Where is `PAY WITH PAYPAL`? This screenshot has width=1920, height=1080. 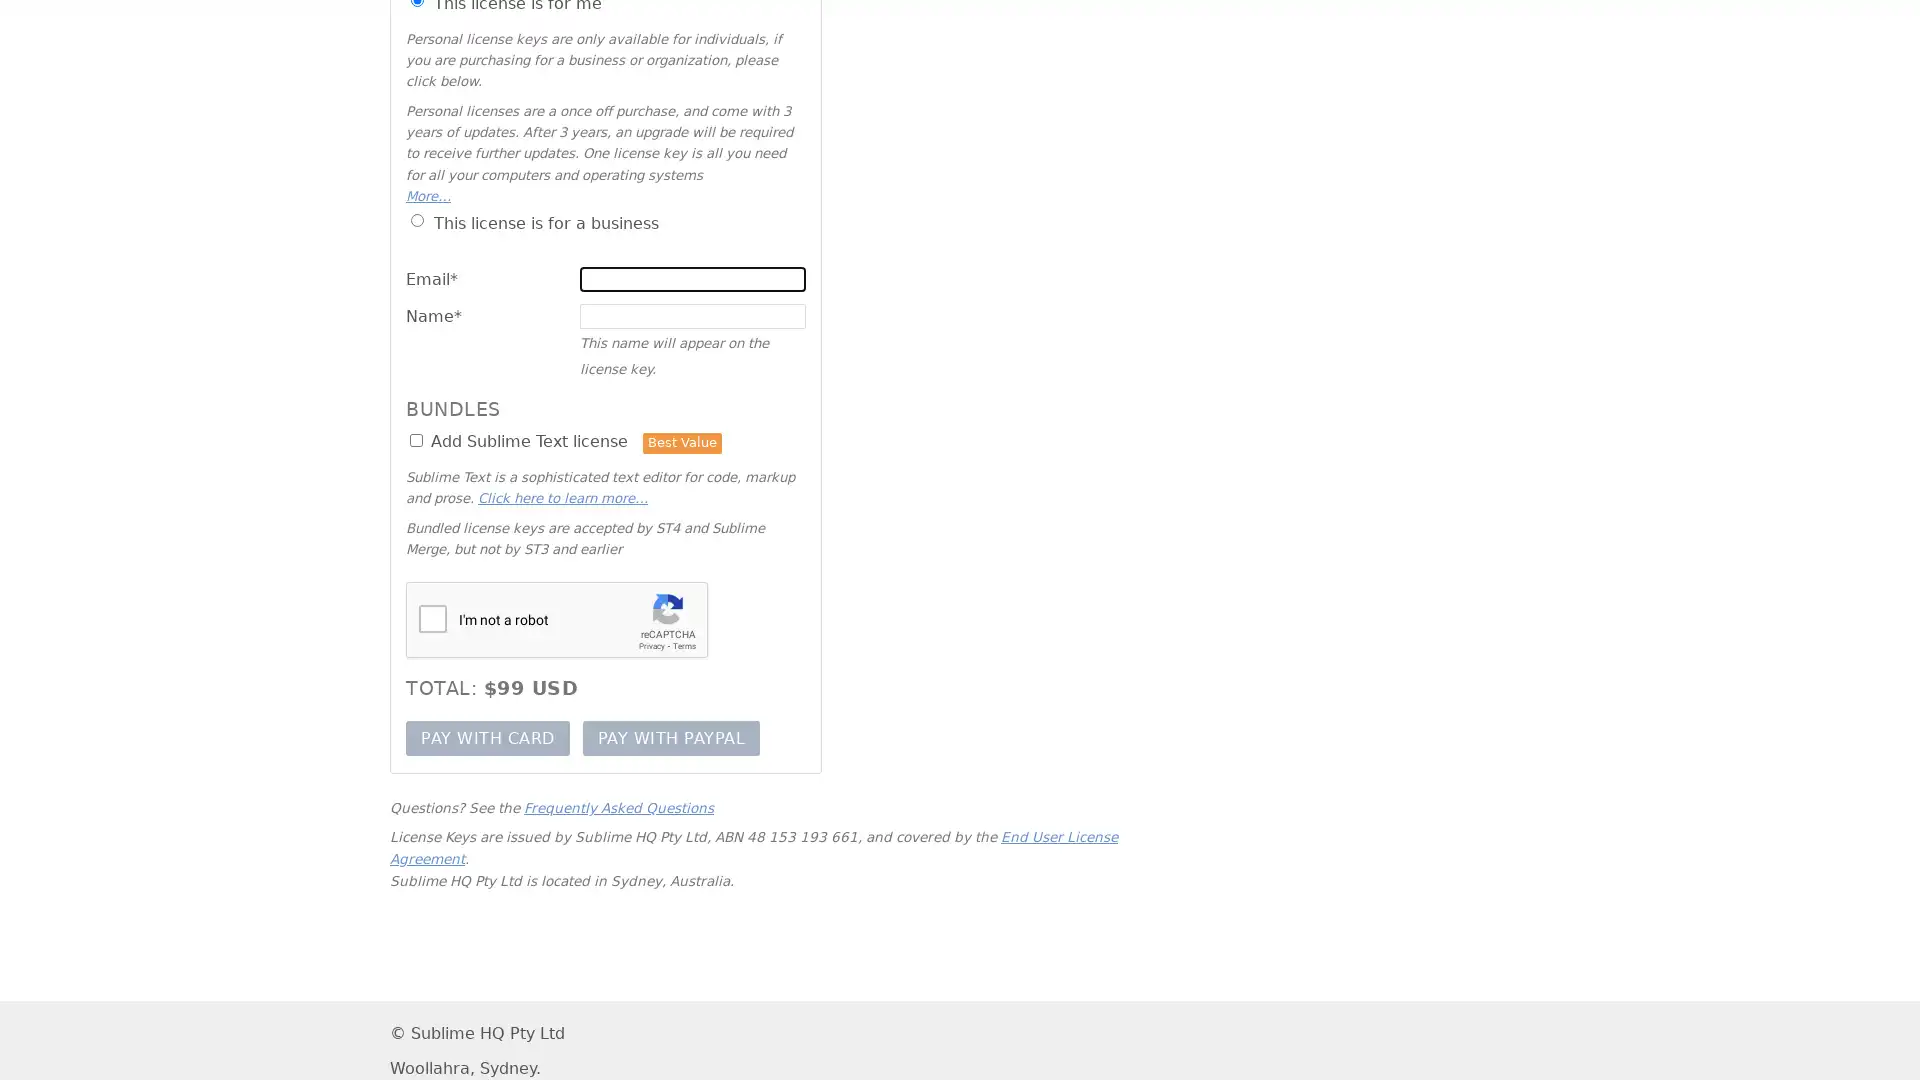
PAY WITH PAYPAL is located at coordinates (671, 737).